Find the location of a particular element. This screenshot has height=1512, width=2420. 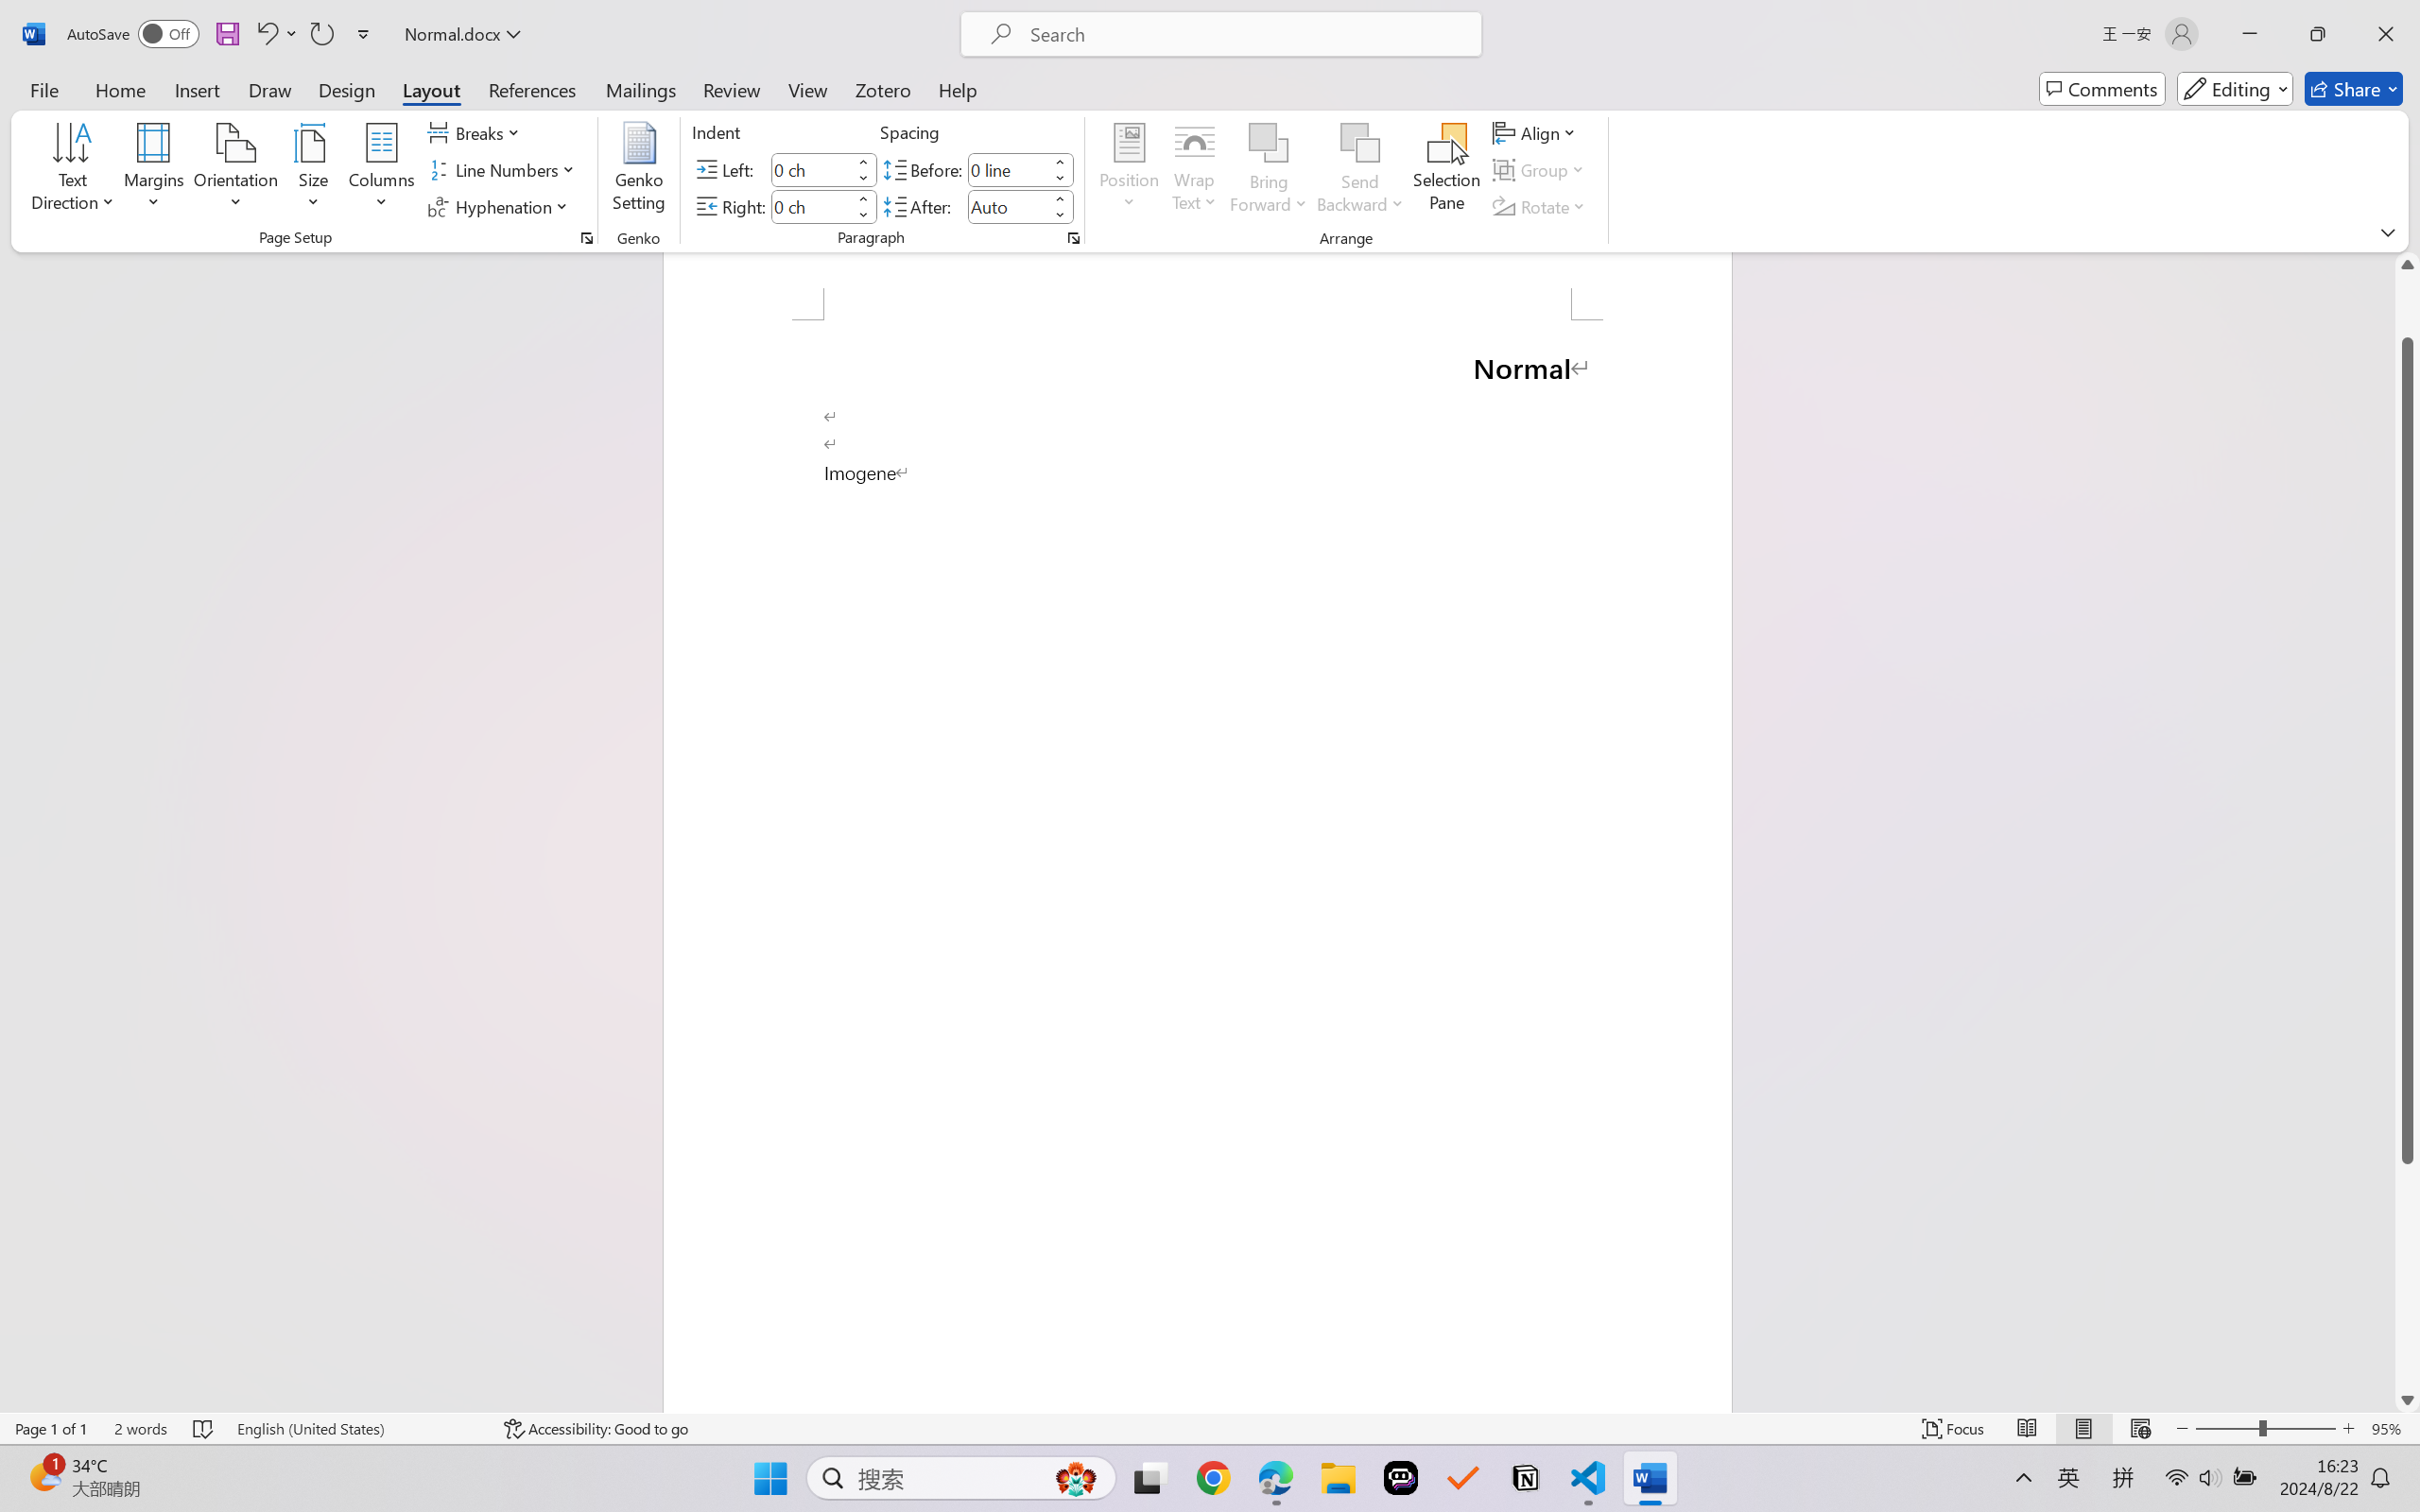

'Group' is located at coordinates (1540, 170).